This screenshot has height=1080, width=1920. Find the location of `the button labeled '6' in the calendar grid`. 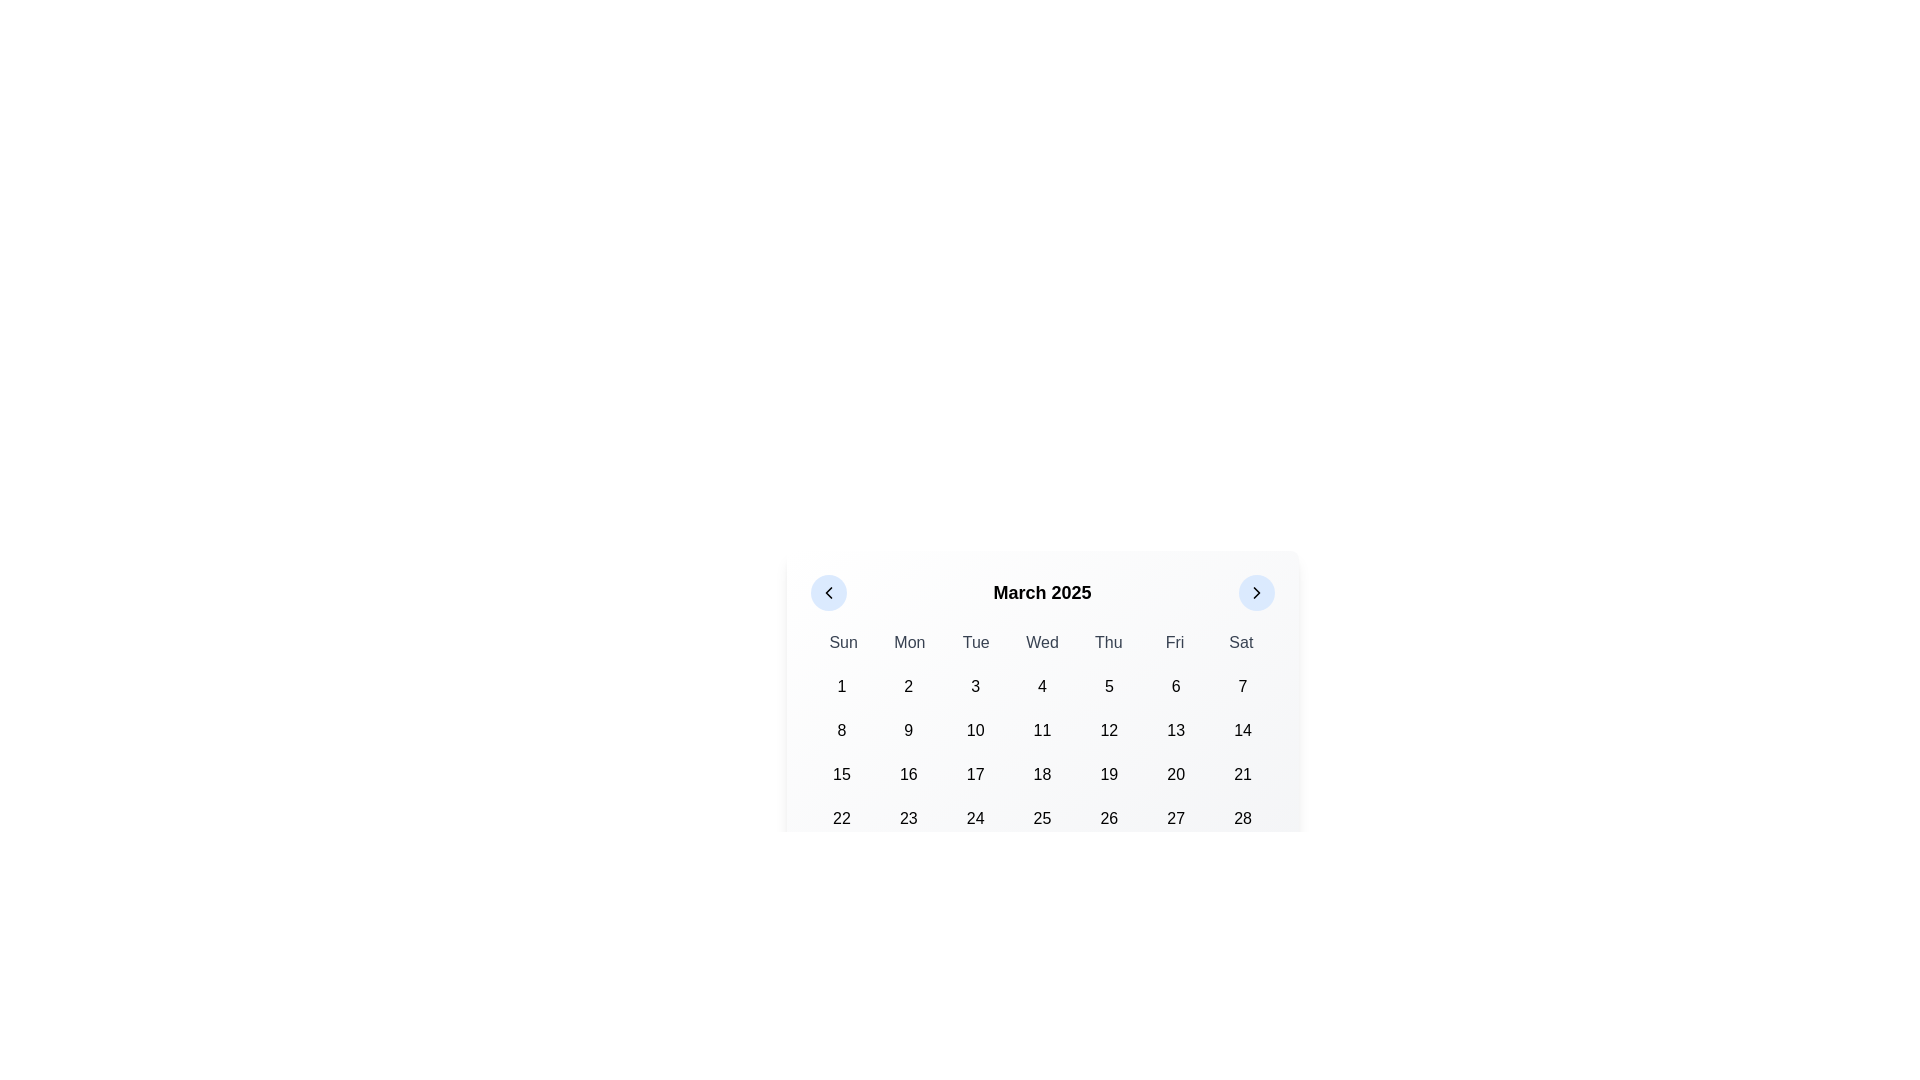

the button labeled '6' in the calendar grid is located at coordinates (1176, 685).